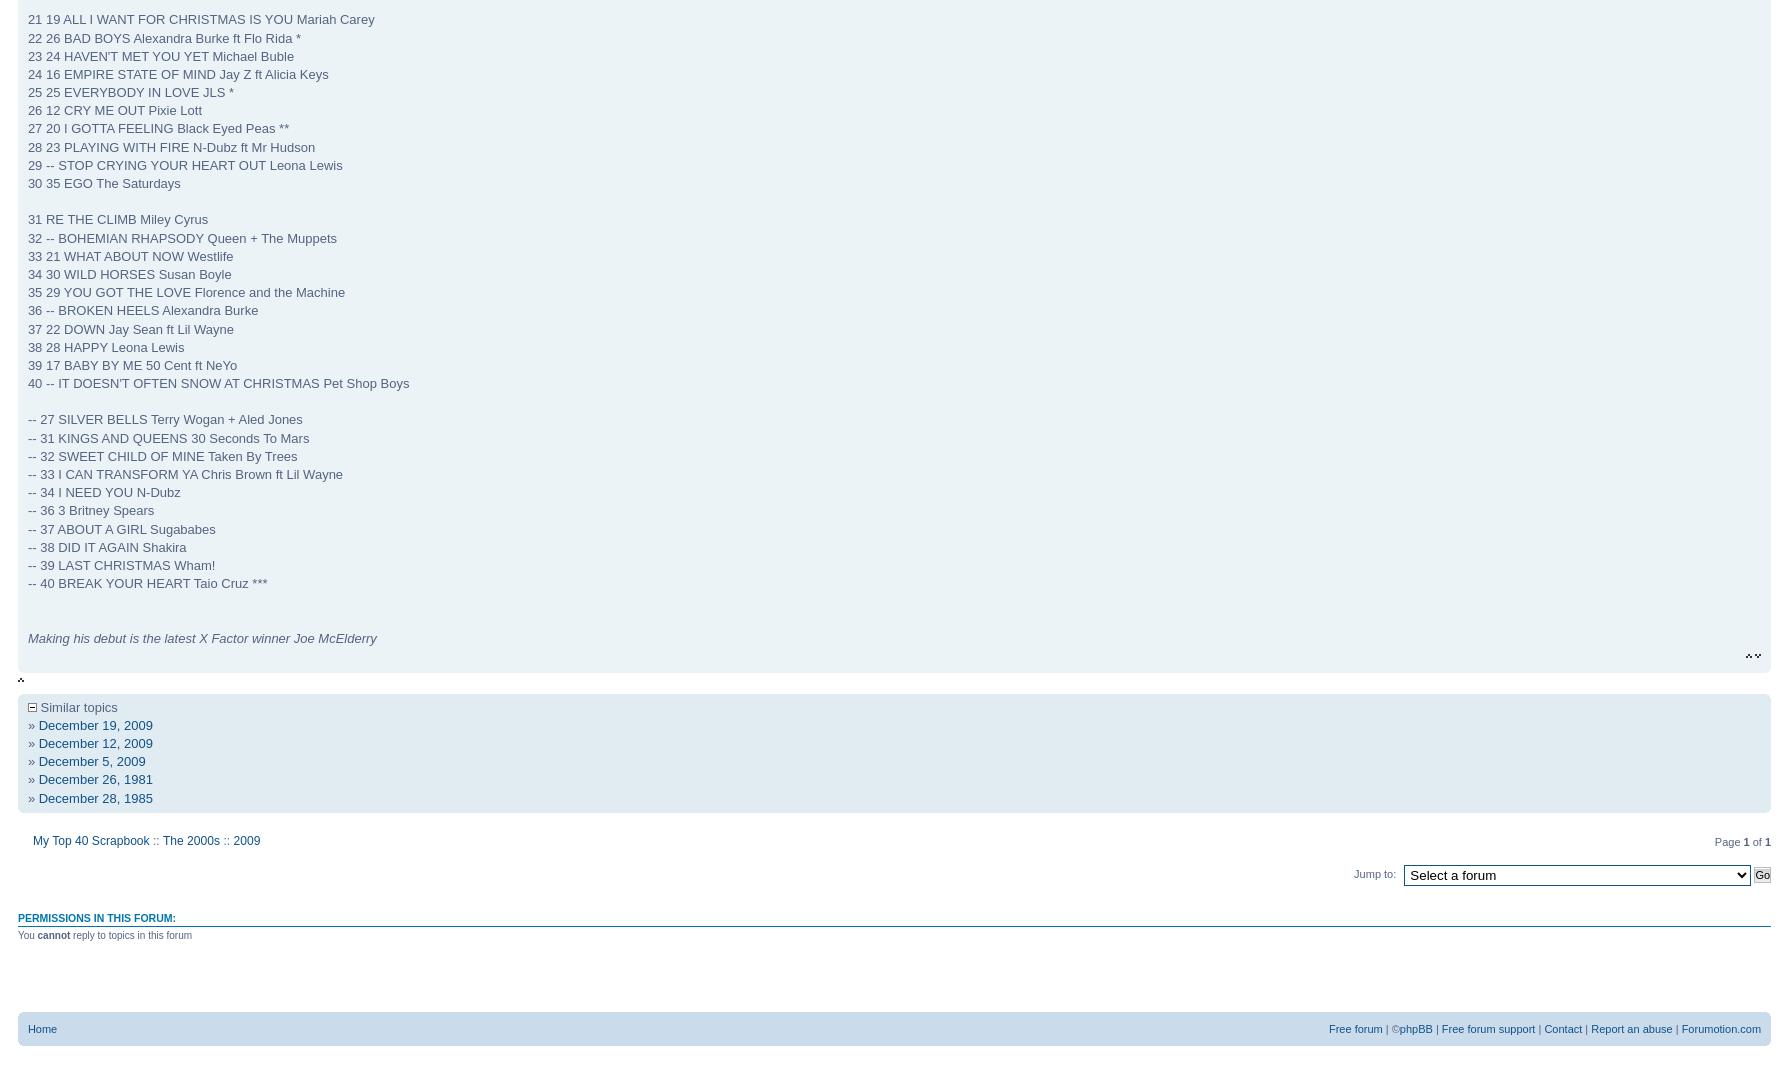 The height and width of the screenshot is (1077, 1789). Describe the element at coordinates (181, 237) in the screenshot. I see `'32 -- BOHEMIAN RHAPSODY Queen + The Muppets'` at that location.